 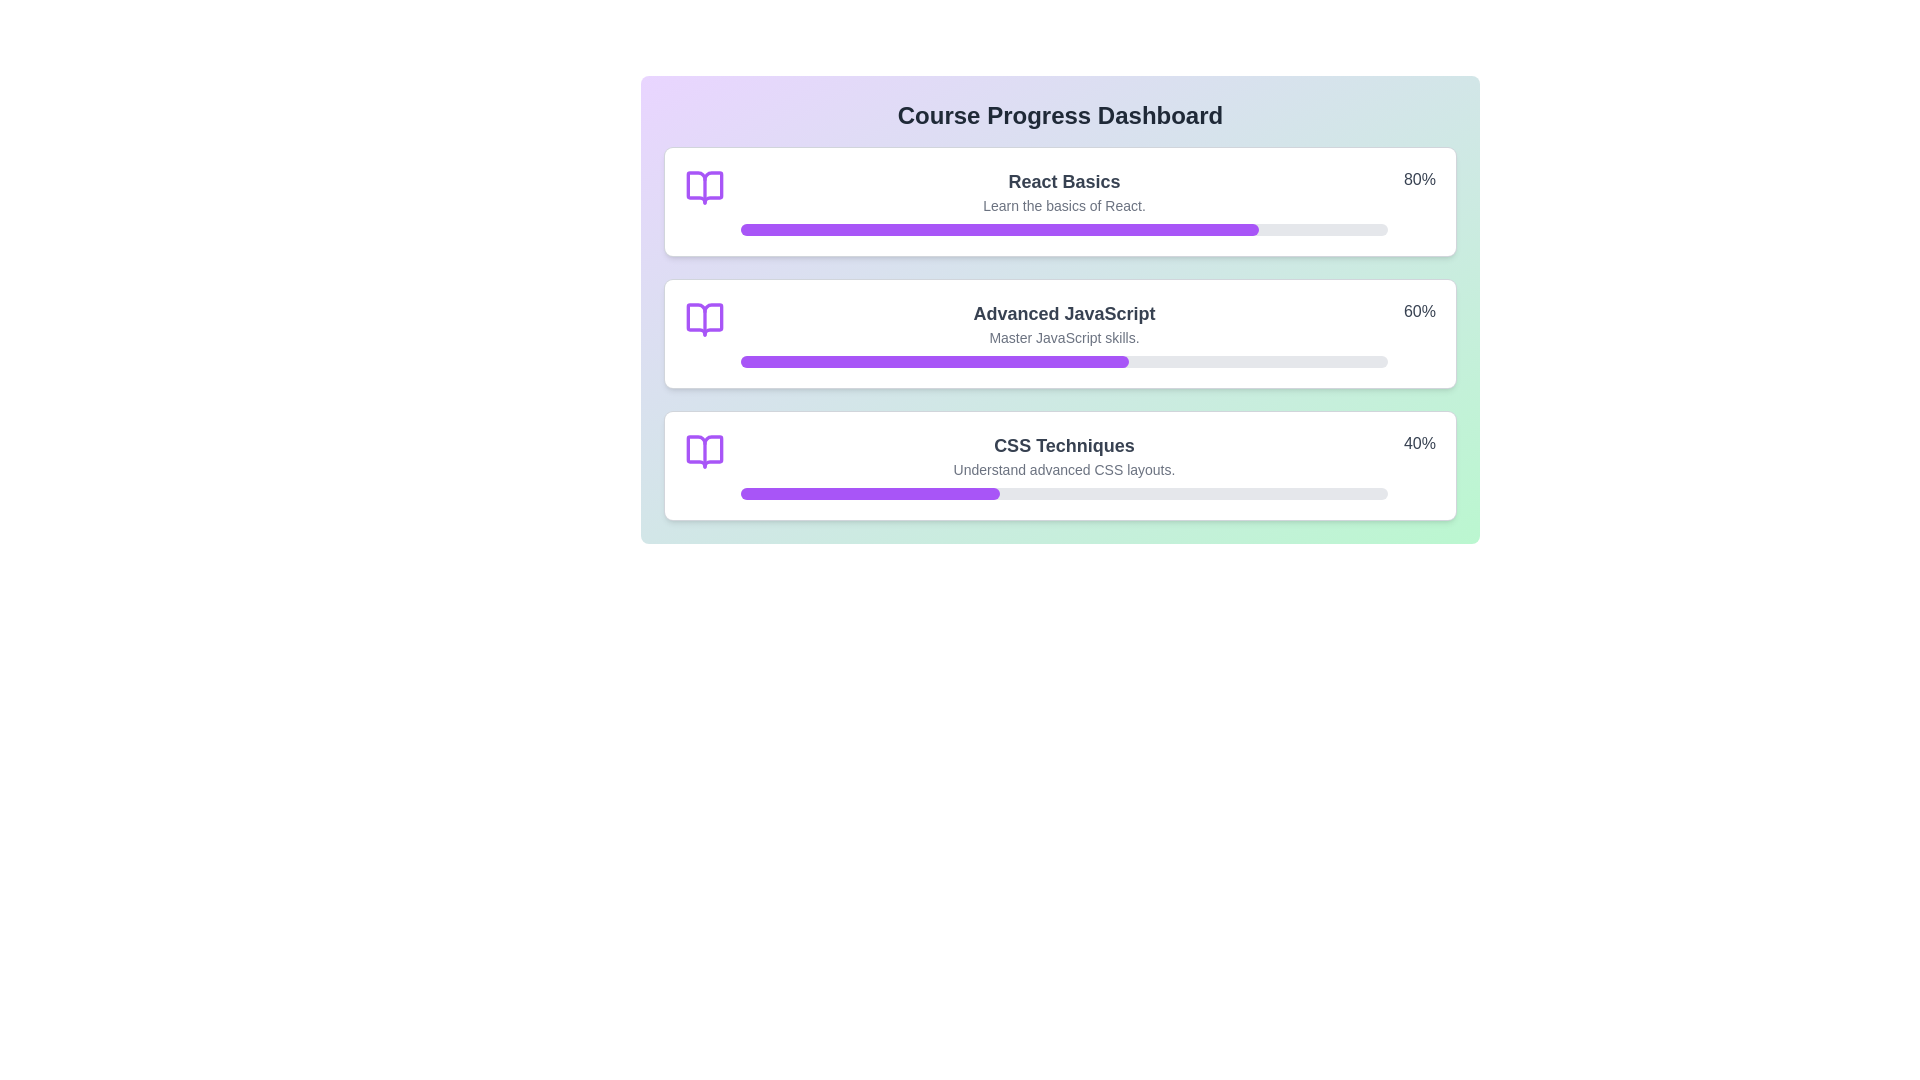 I want to click on text content of the Text label that displays 'Master JavaScript skills.' located below the title 'Advanced JavaScript.', so click(x=1063, y=337).